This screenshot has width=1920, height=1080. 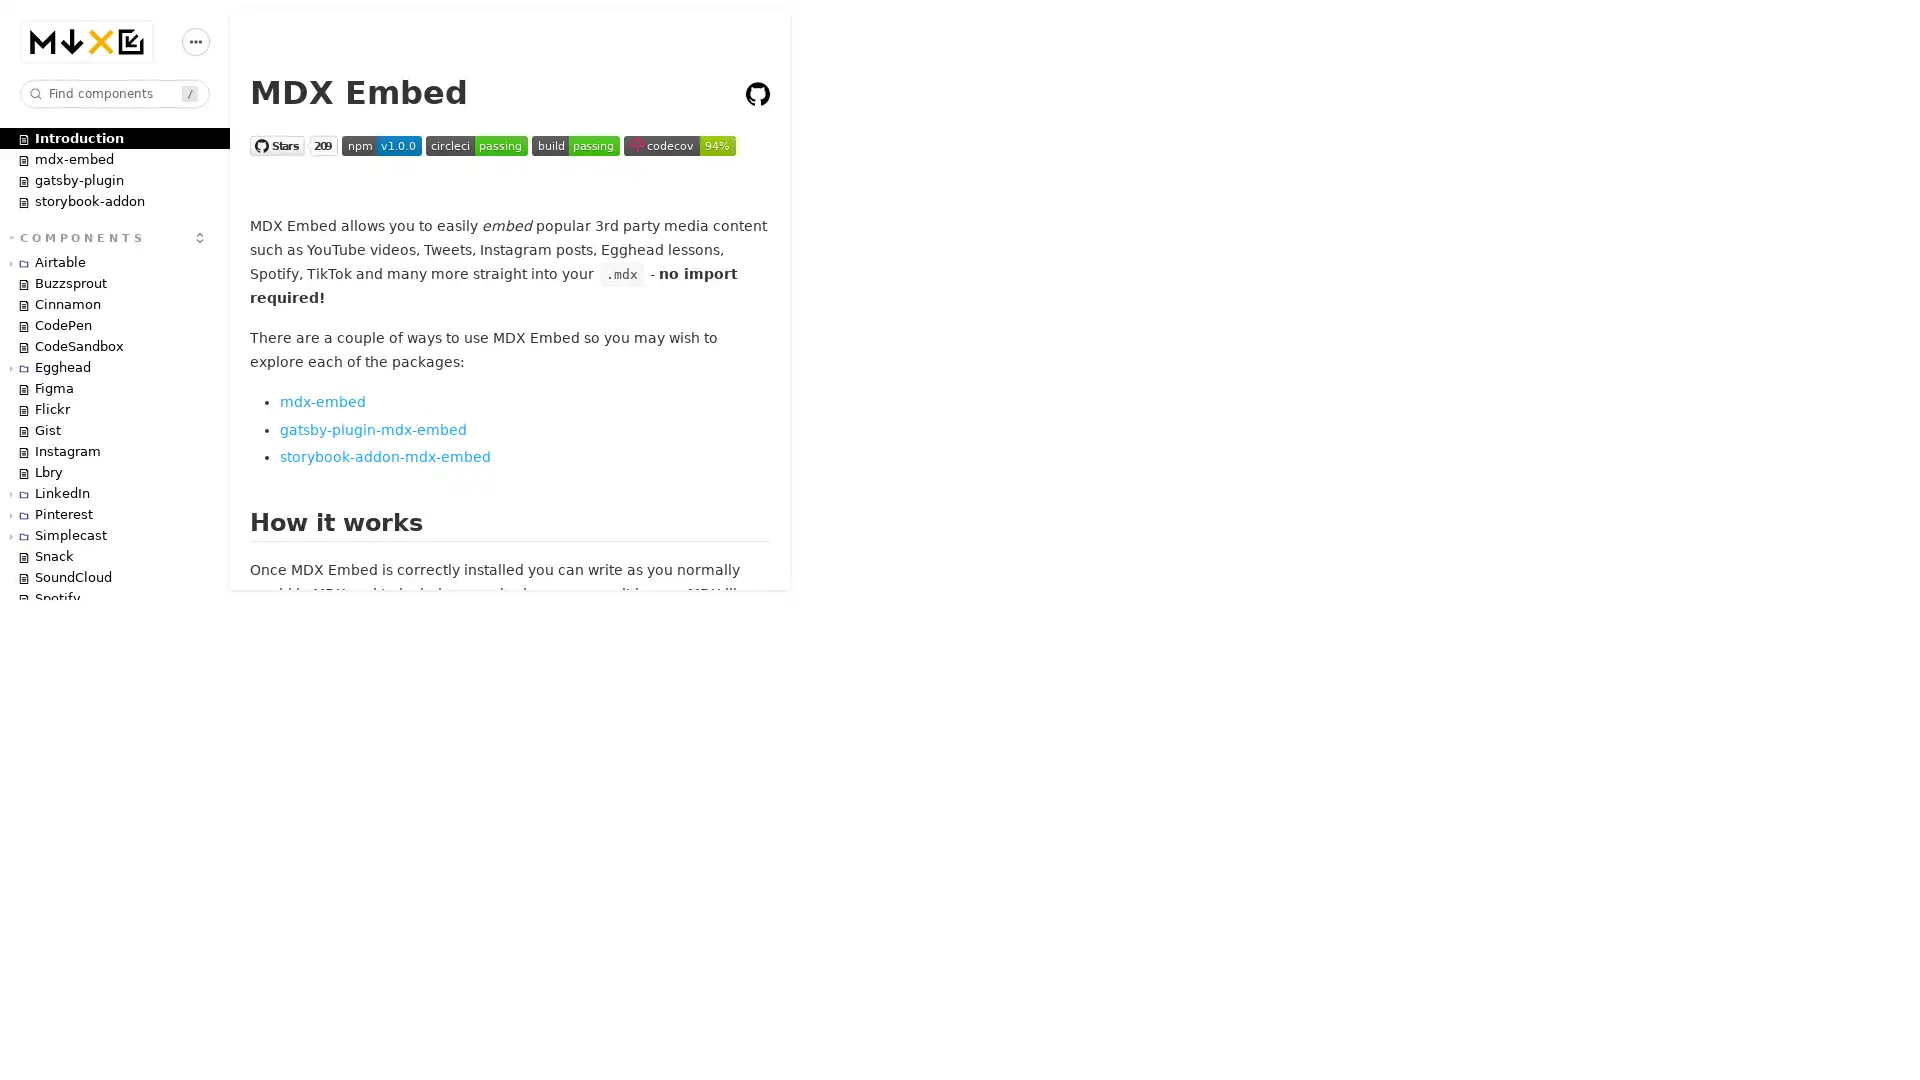 I want to click on COMPONENTS, so click(x=77, y=235).